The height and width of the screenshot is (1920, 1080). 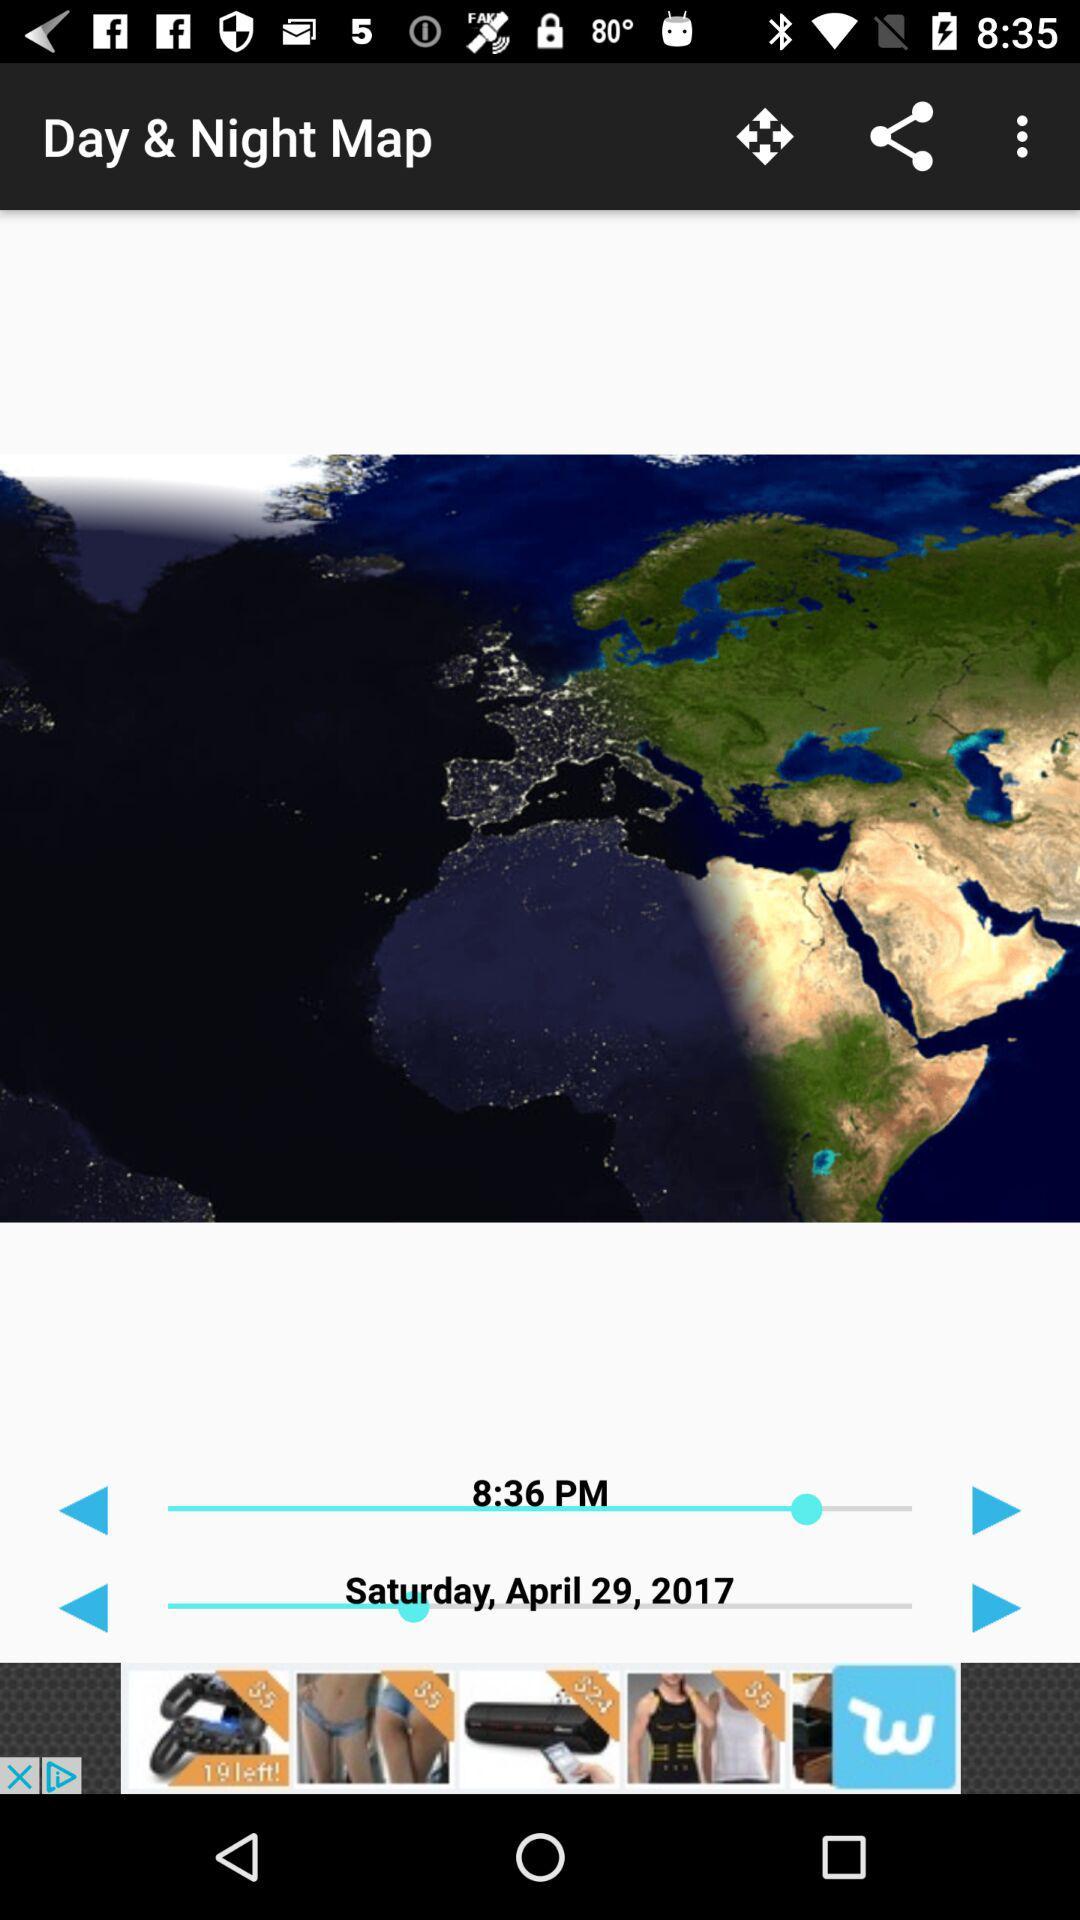 What do you see at coordinates (540, 1727) in the screenshot?
I see `open advertisement` at bounding box center [540, 1727].